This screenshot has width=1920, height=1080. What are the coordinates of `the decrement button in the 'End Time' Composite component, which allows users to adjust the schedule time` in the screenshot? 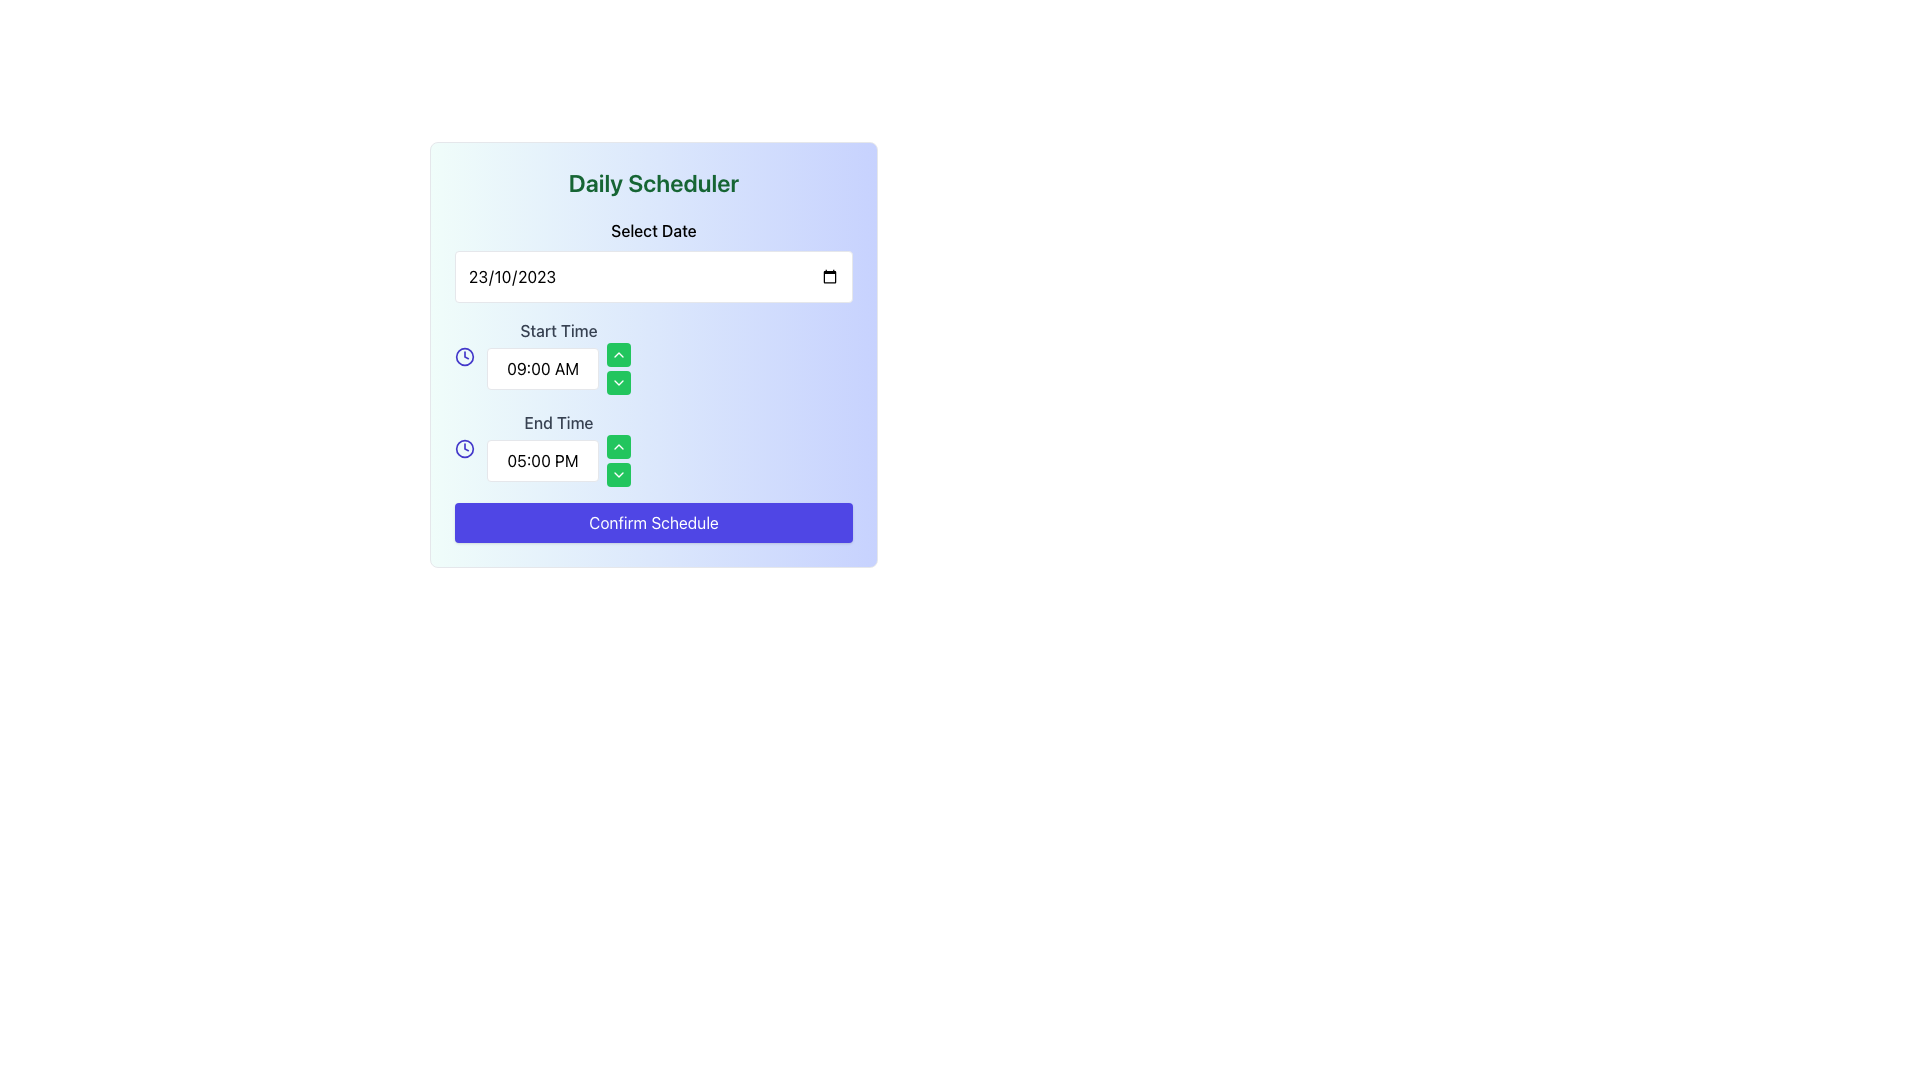 It's located at (653, 447).